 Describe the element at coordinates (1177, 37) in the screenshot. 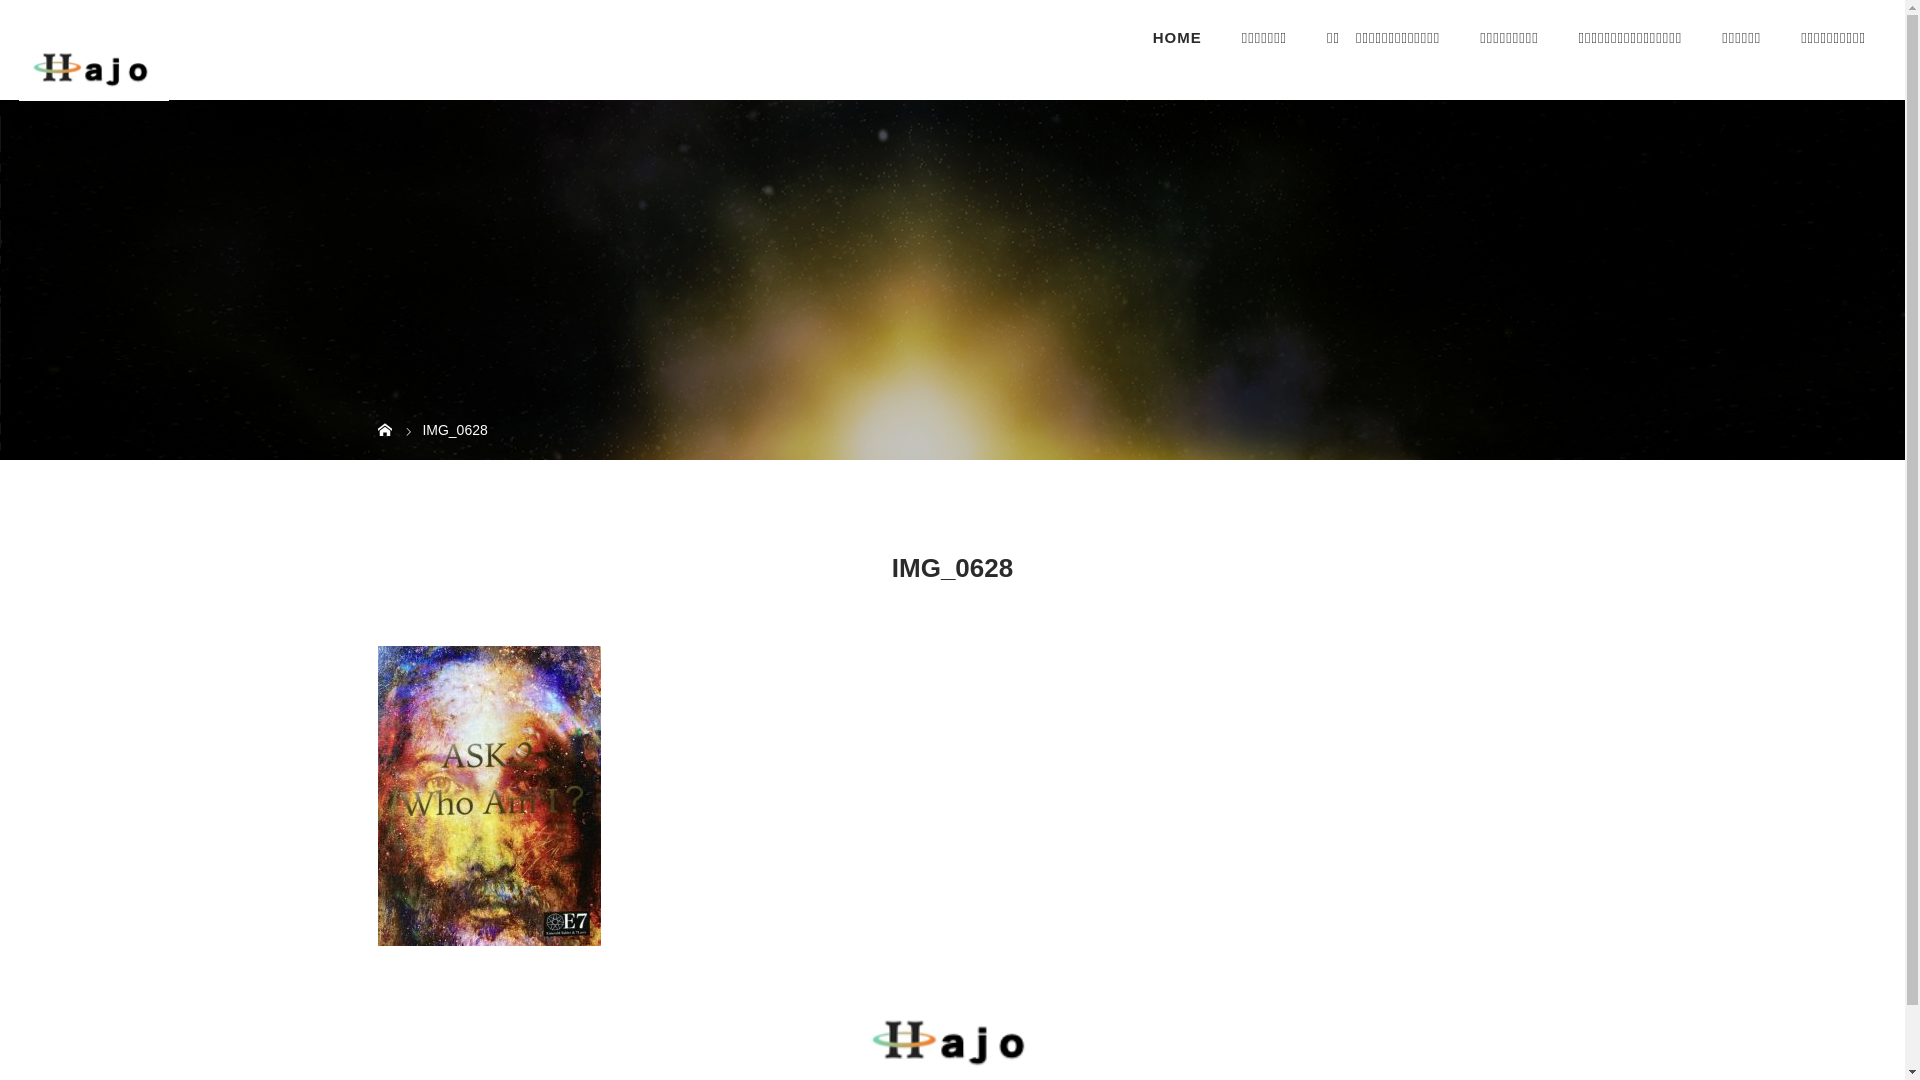

I see `'HOME'` at that location.